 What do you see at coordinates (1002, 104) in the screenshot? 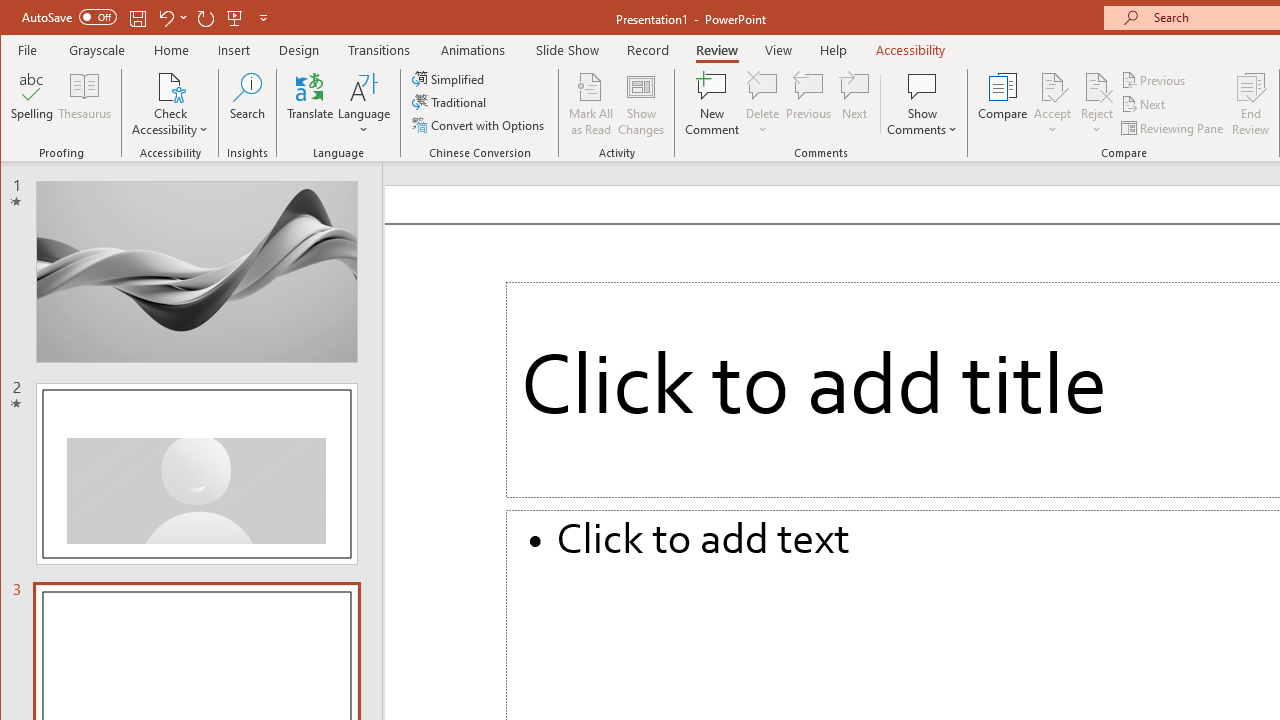
I see `'Compare'` at bounding box center [1002, 104].